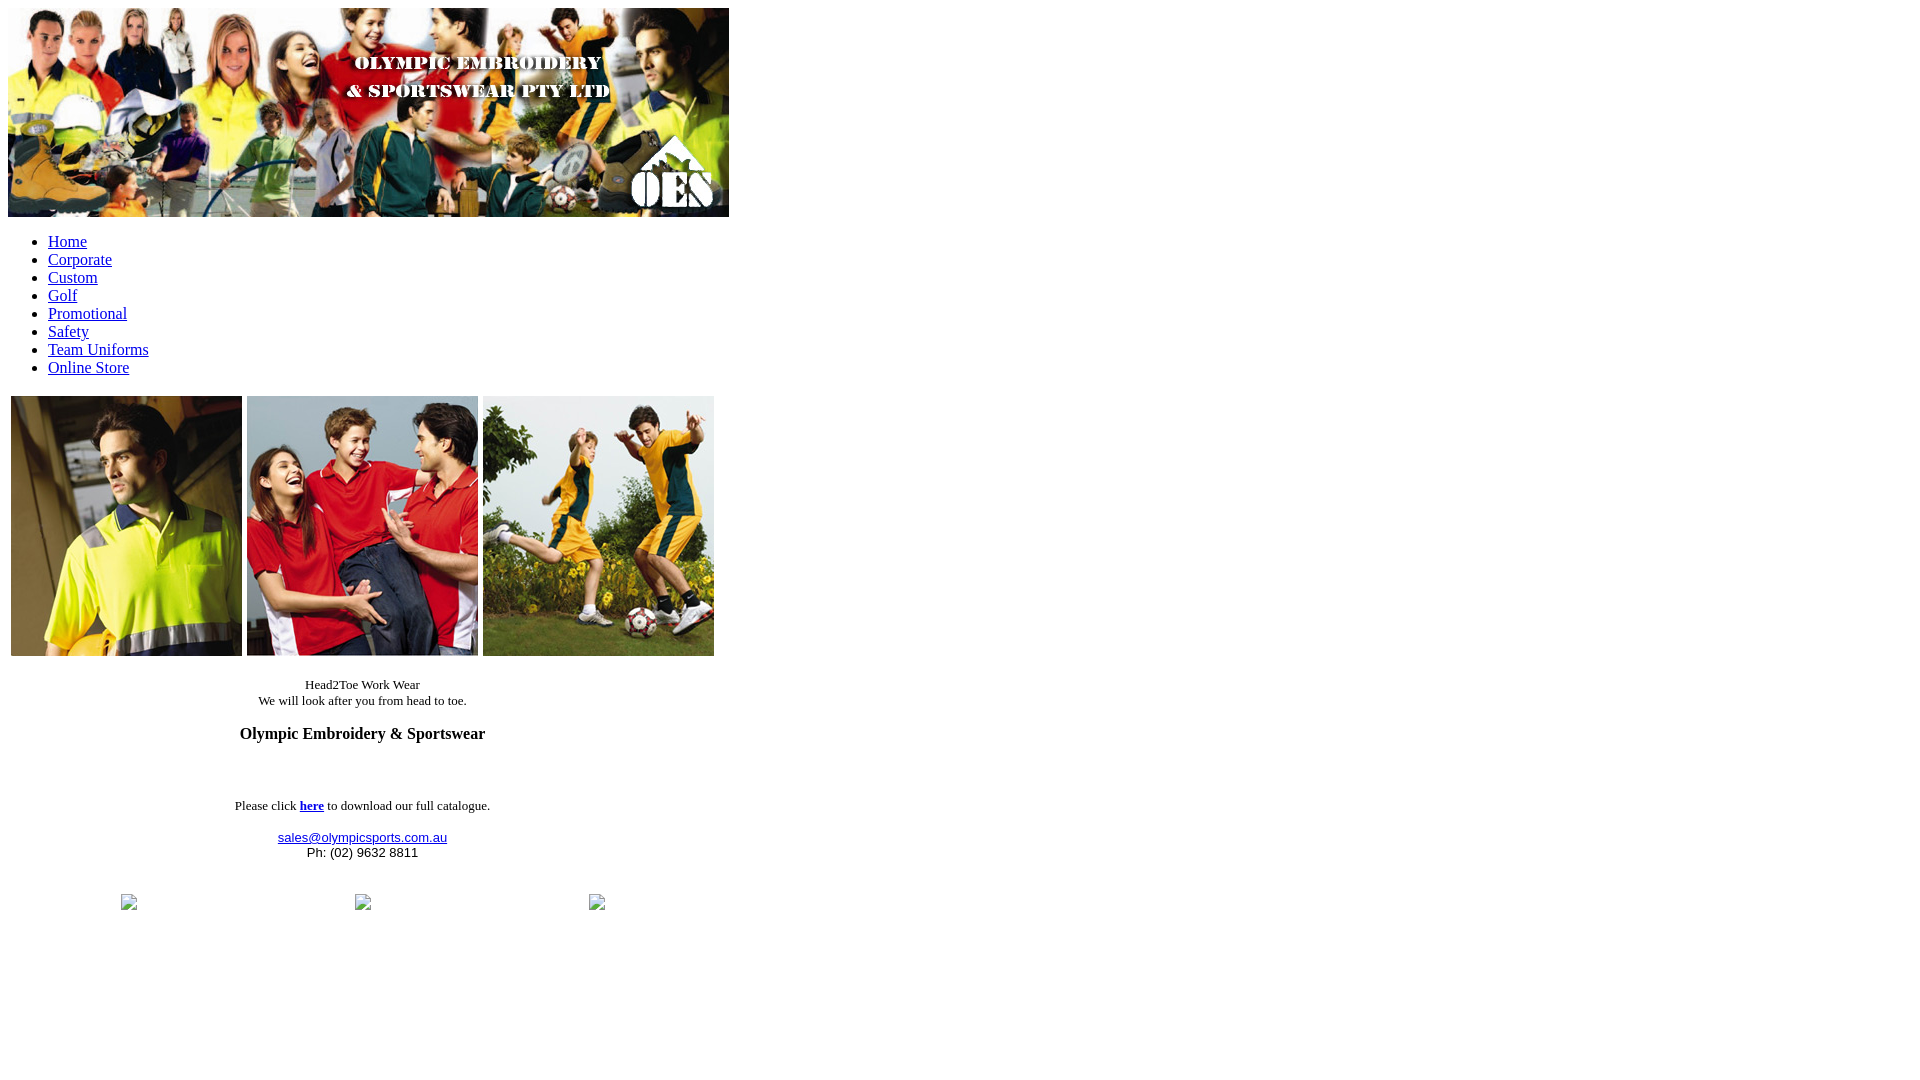 The image size is (1920, 1080). What do you see at coordinates (72, 277) in the screenshot?
I see `'Custom'` at bounding box center [72, 277].